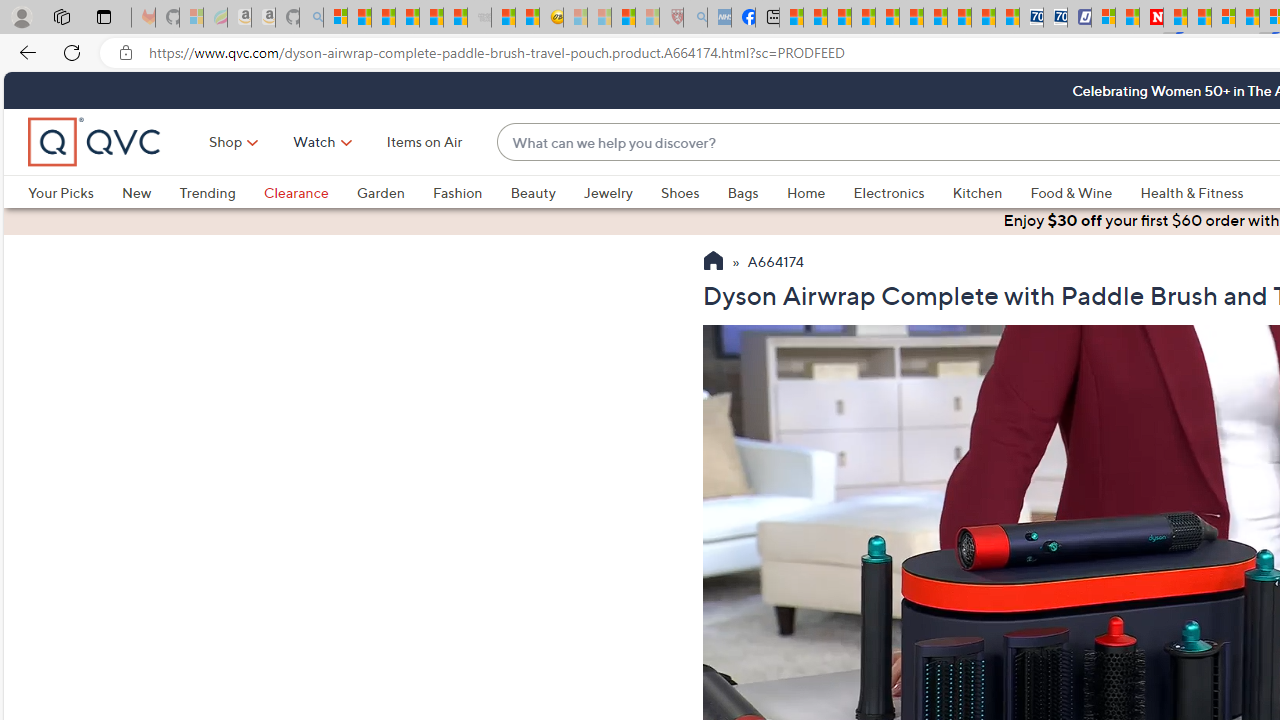  What do you see at coordinates (775, 262) in the screenshot?
I see `'A664174'` at bounding box center [775, 262].